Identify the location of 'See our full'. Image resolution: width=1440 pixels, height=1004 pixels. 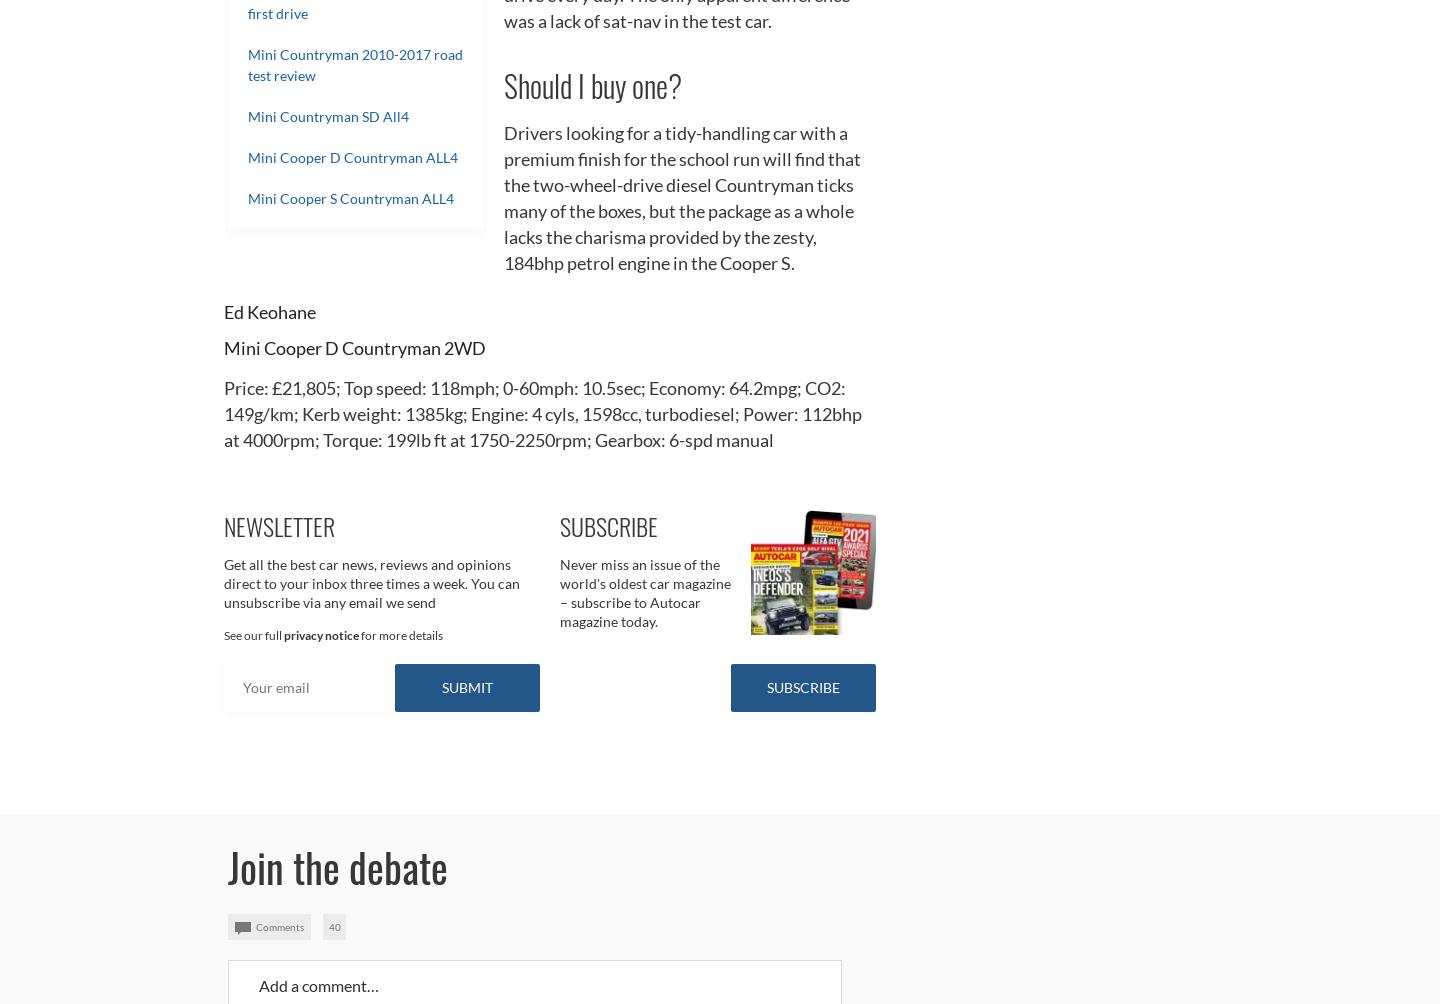
(253, 633).